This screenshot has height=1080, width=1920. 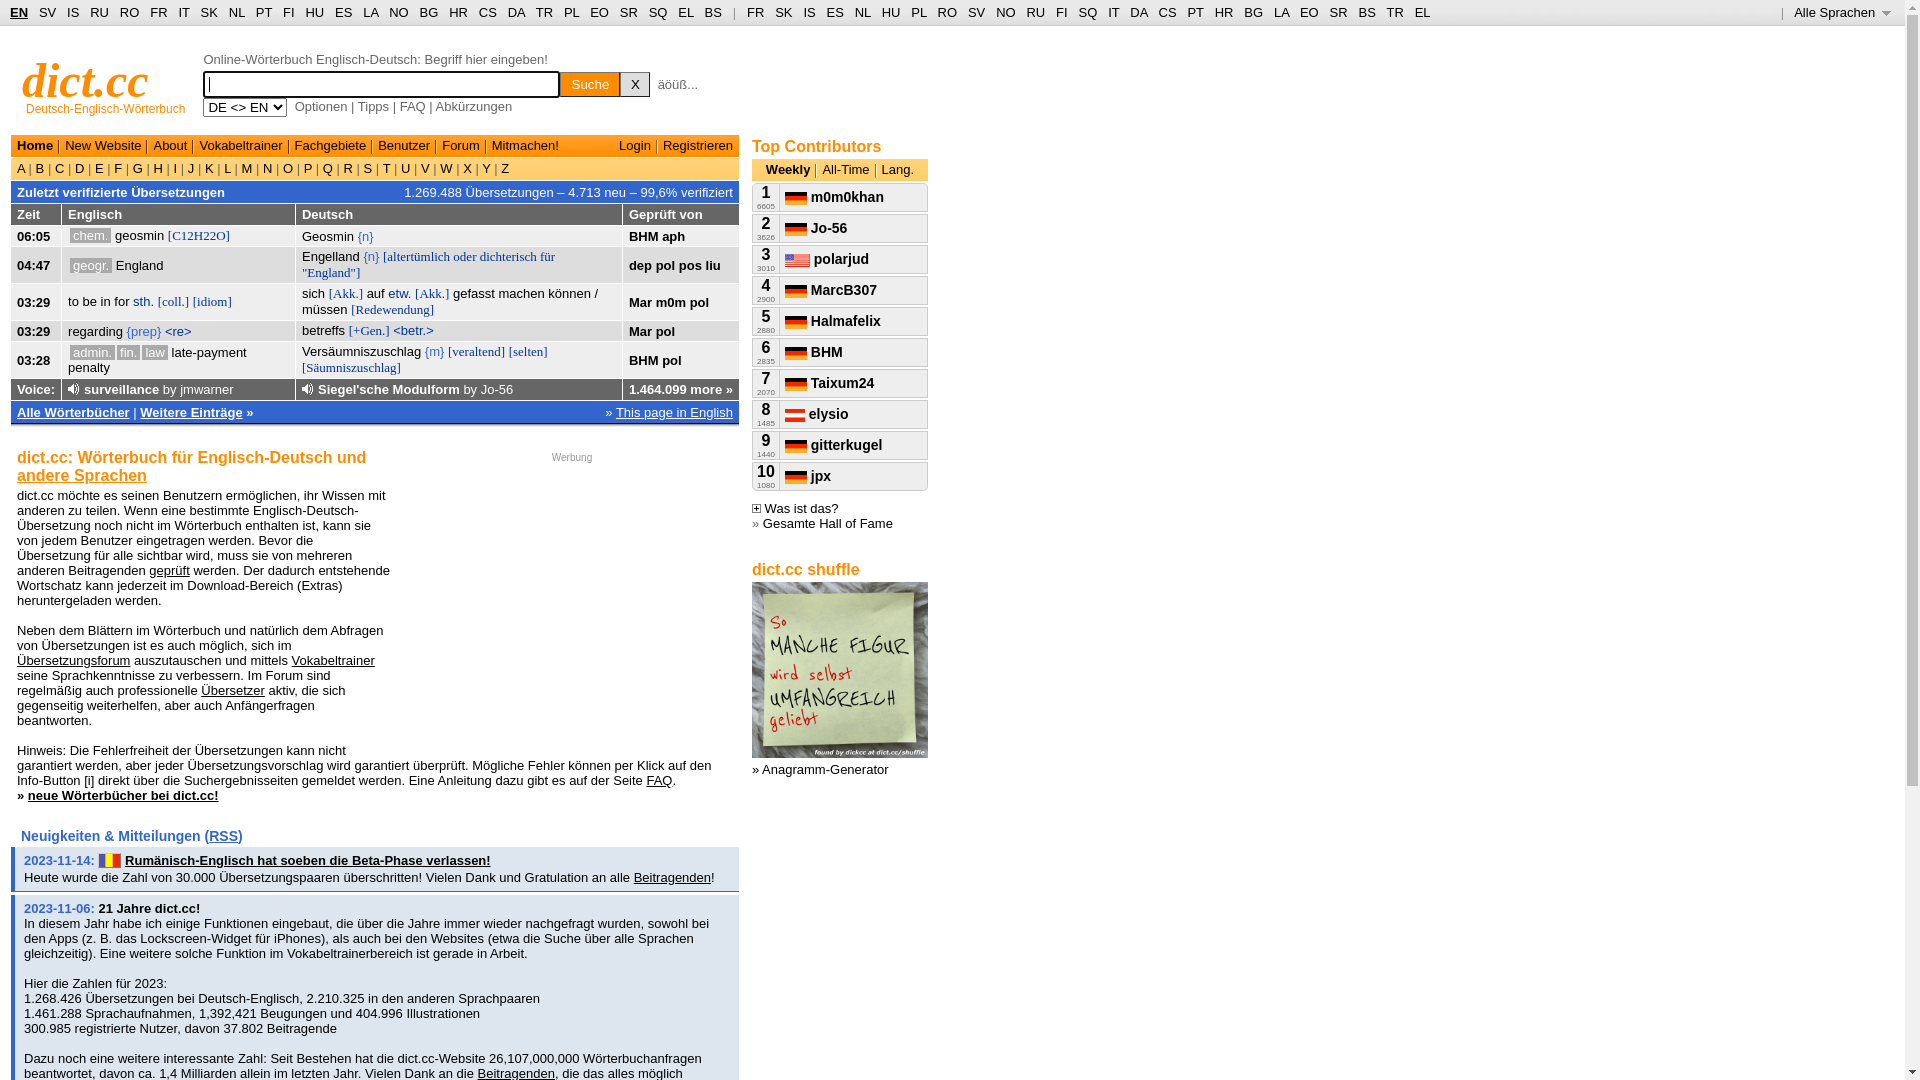 I want to click on 'm0m', so click(x=671, y=301).